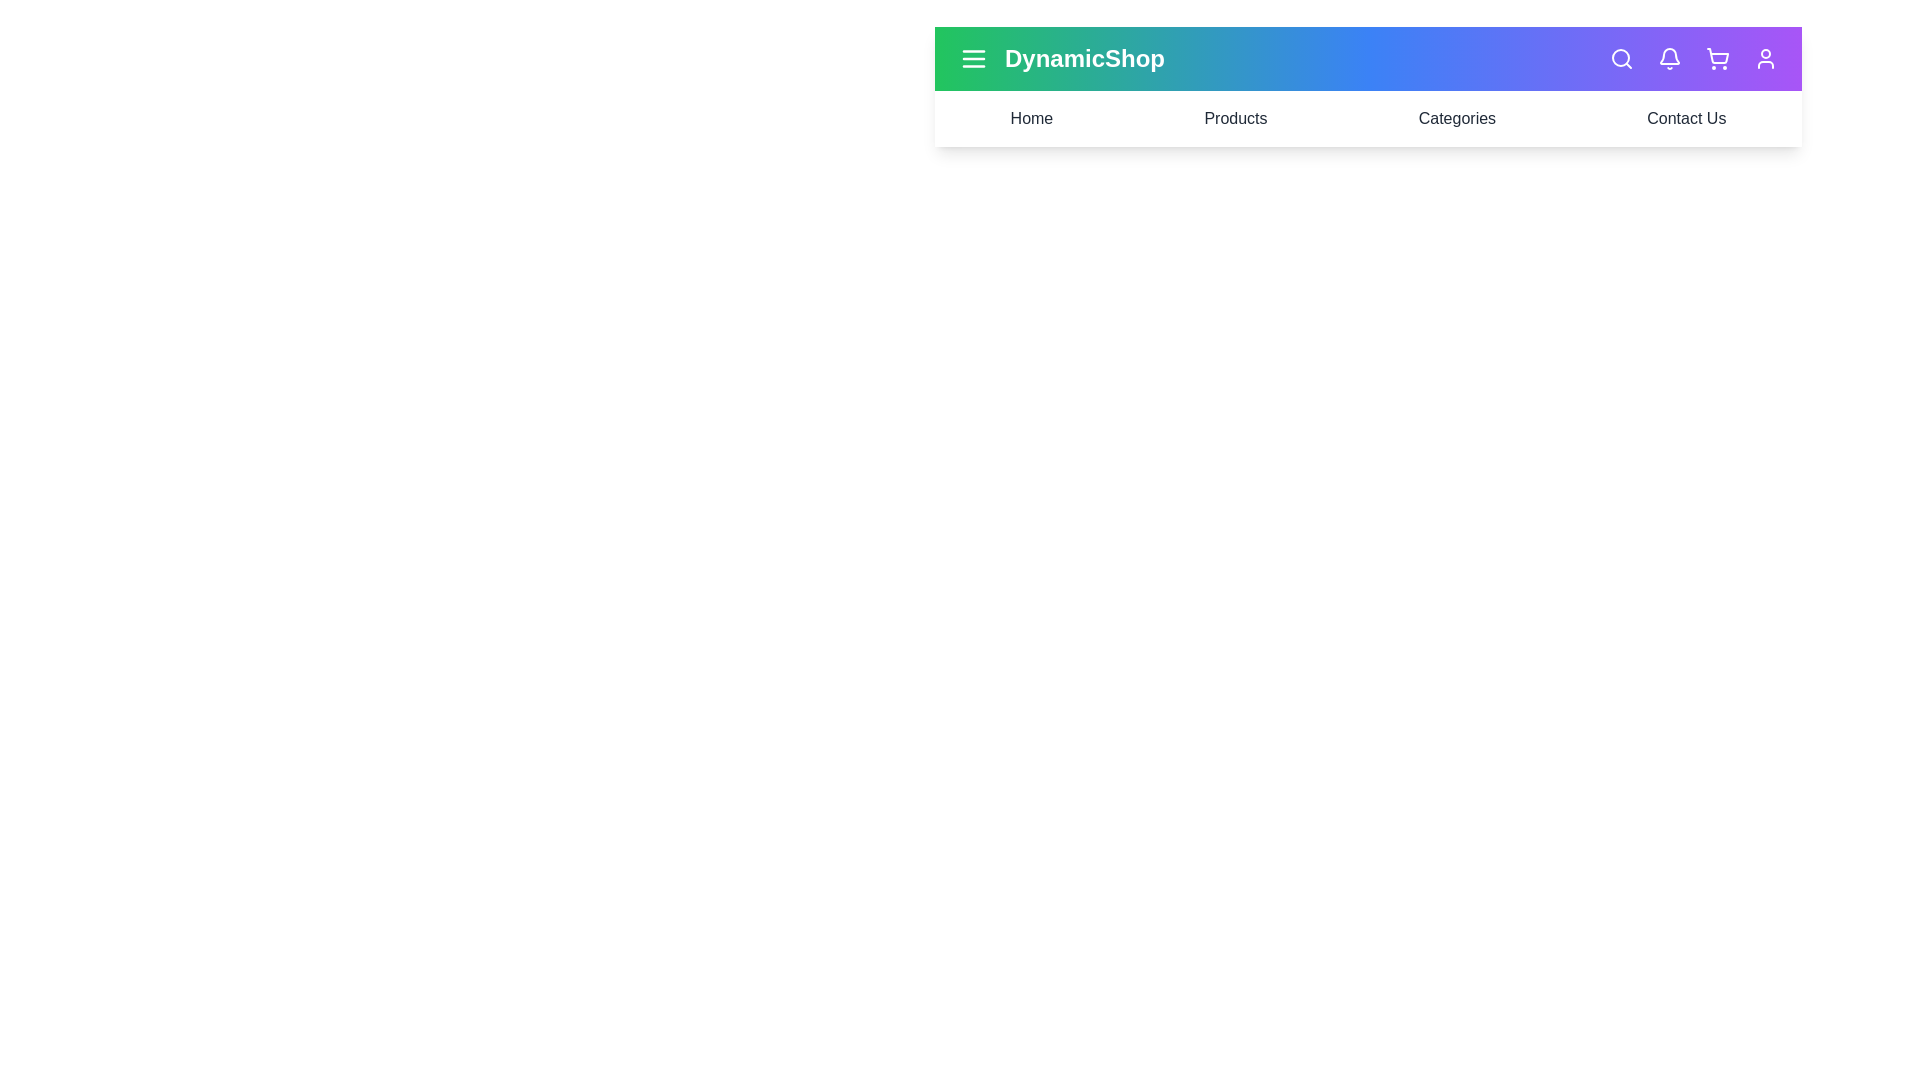  I want to click on the shopping cart icon, so click(1717, 57).